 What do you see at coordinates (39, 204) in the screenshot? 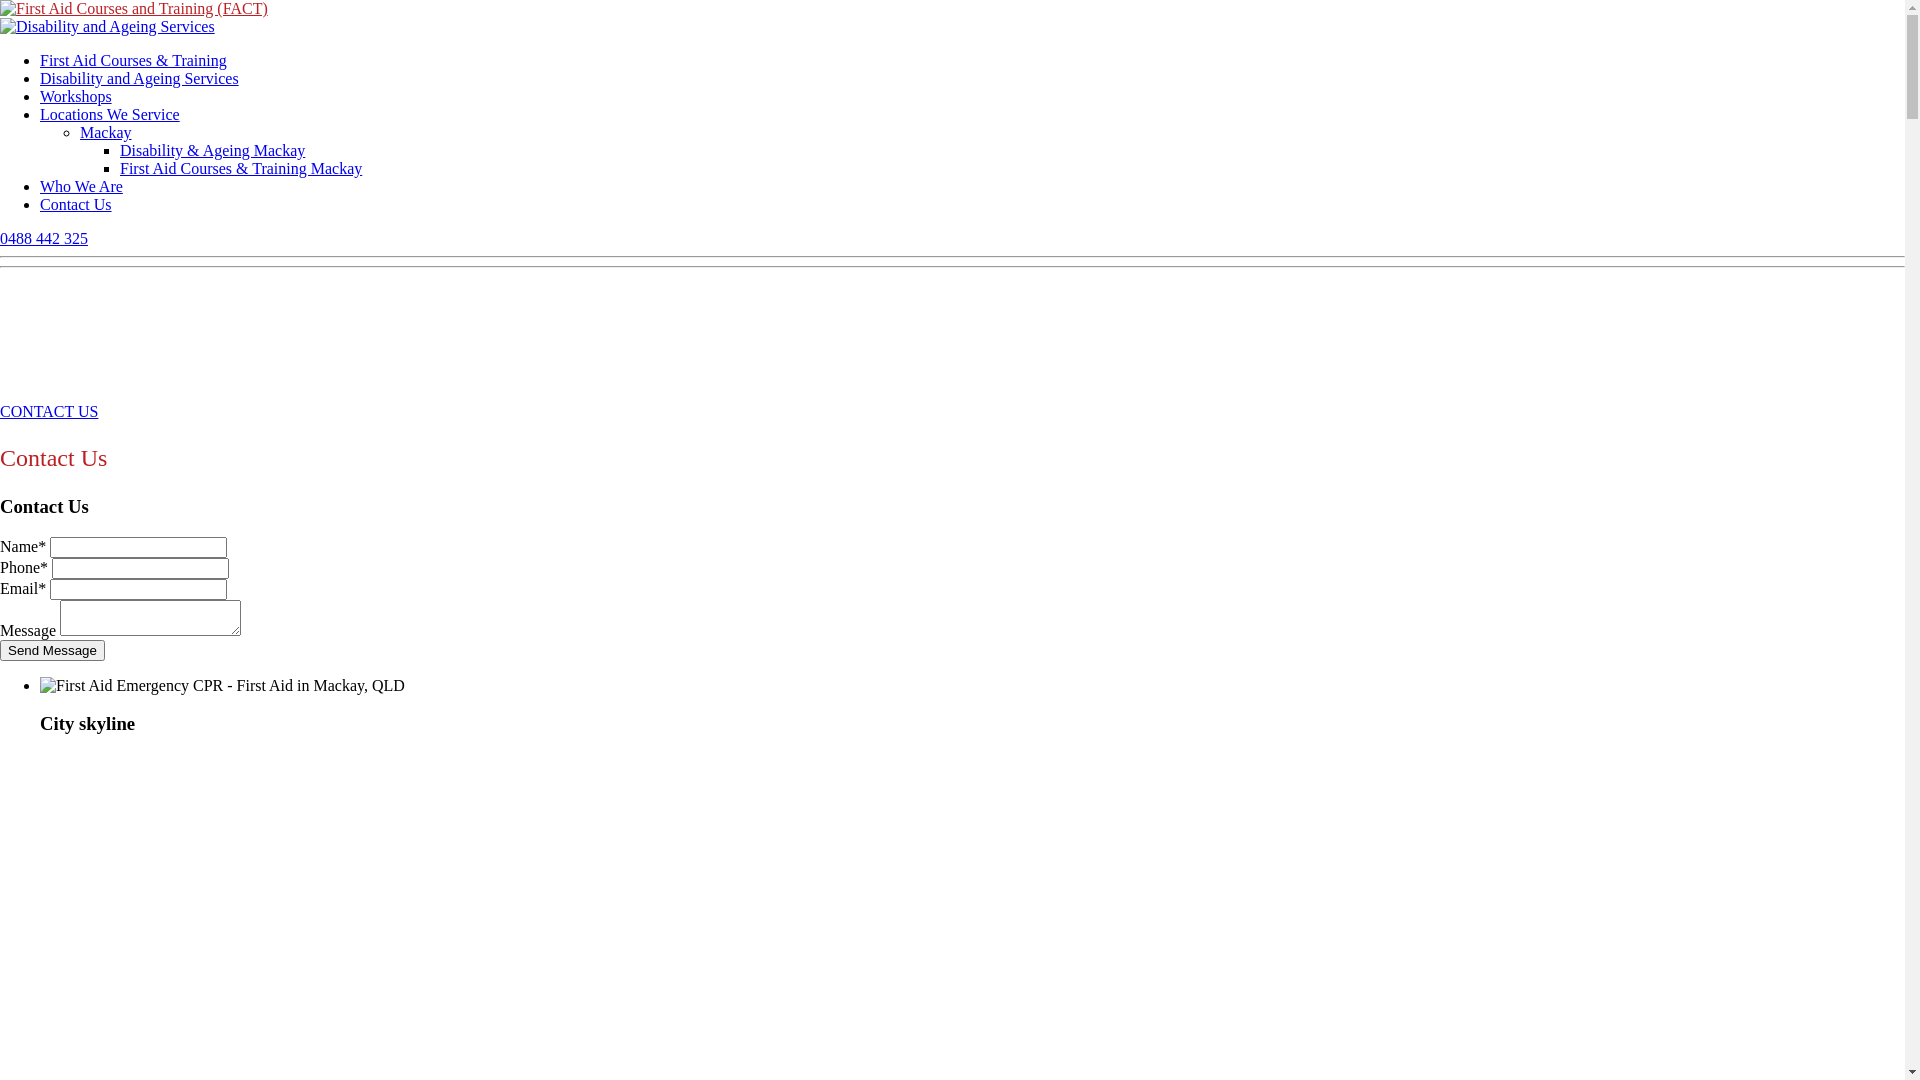
I see `'Contact Us'` at bounding box center [39, 204].